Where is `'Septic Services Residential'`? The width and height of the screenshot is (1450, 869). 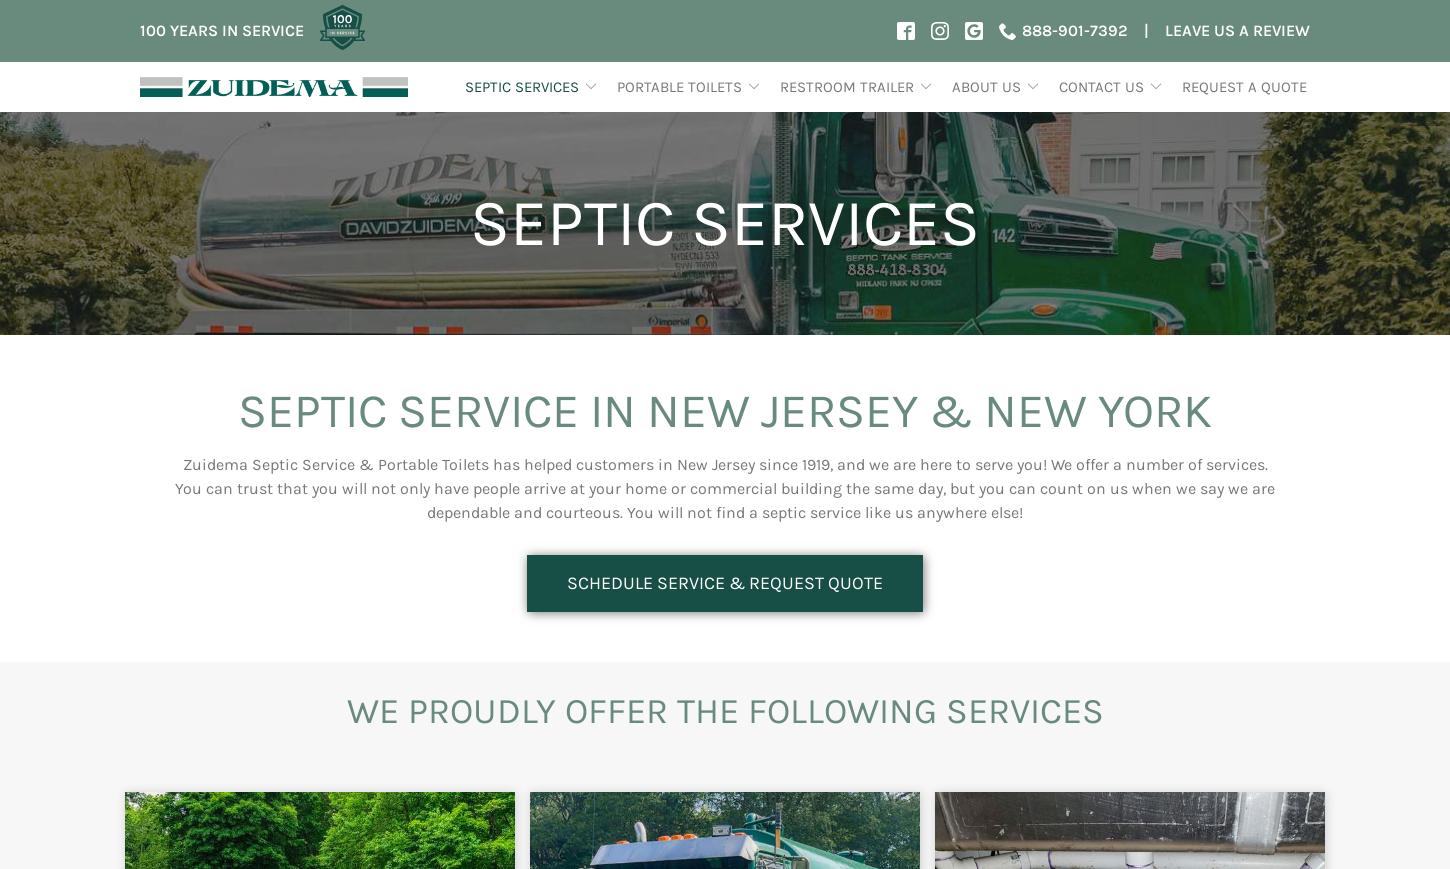 'Septic Services Residential' is located at coordinates (479, 717).